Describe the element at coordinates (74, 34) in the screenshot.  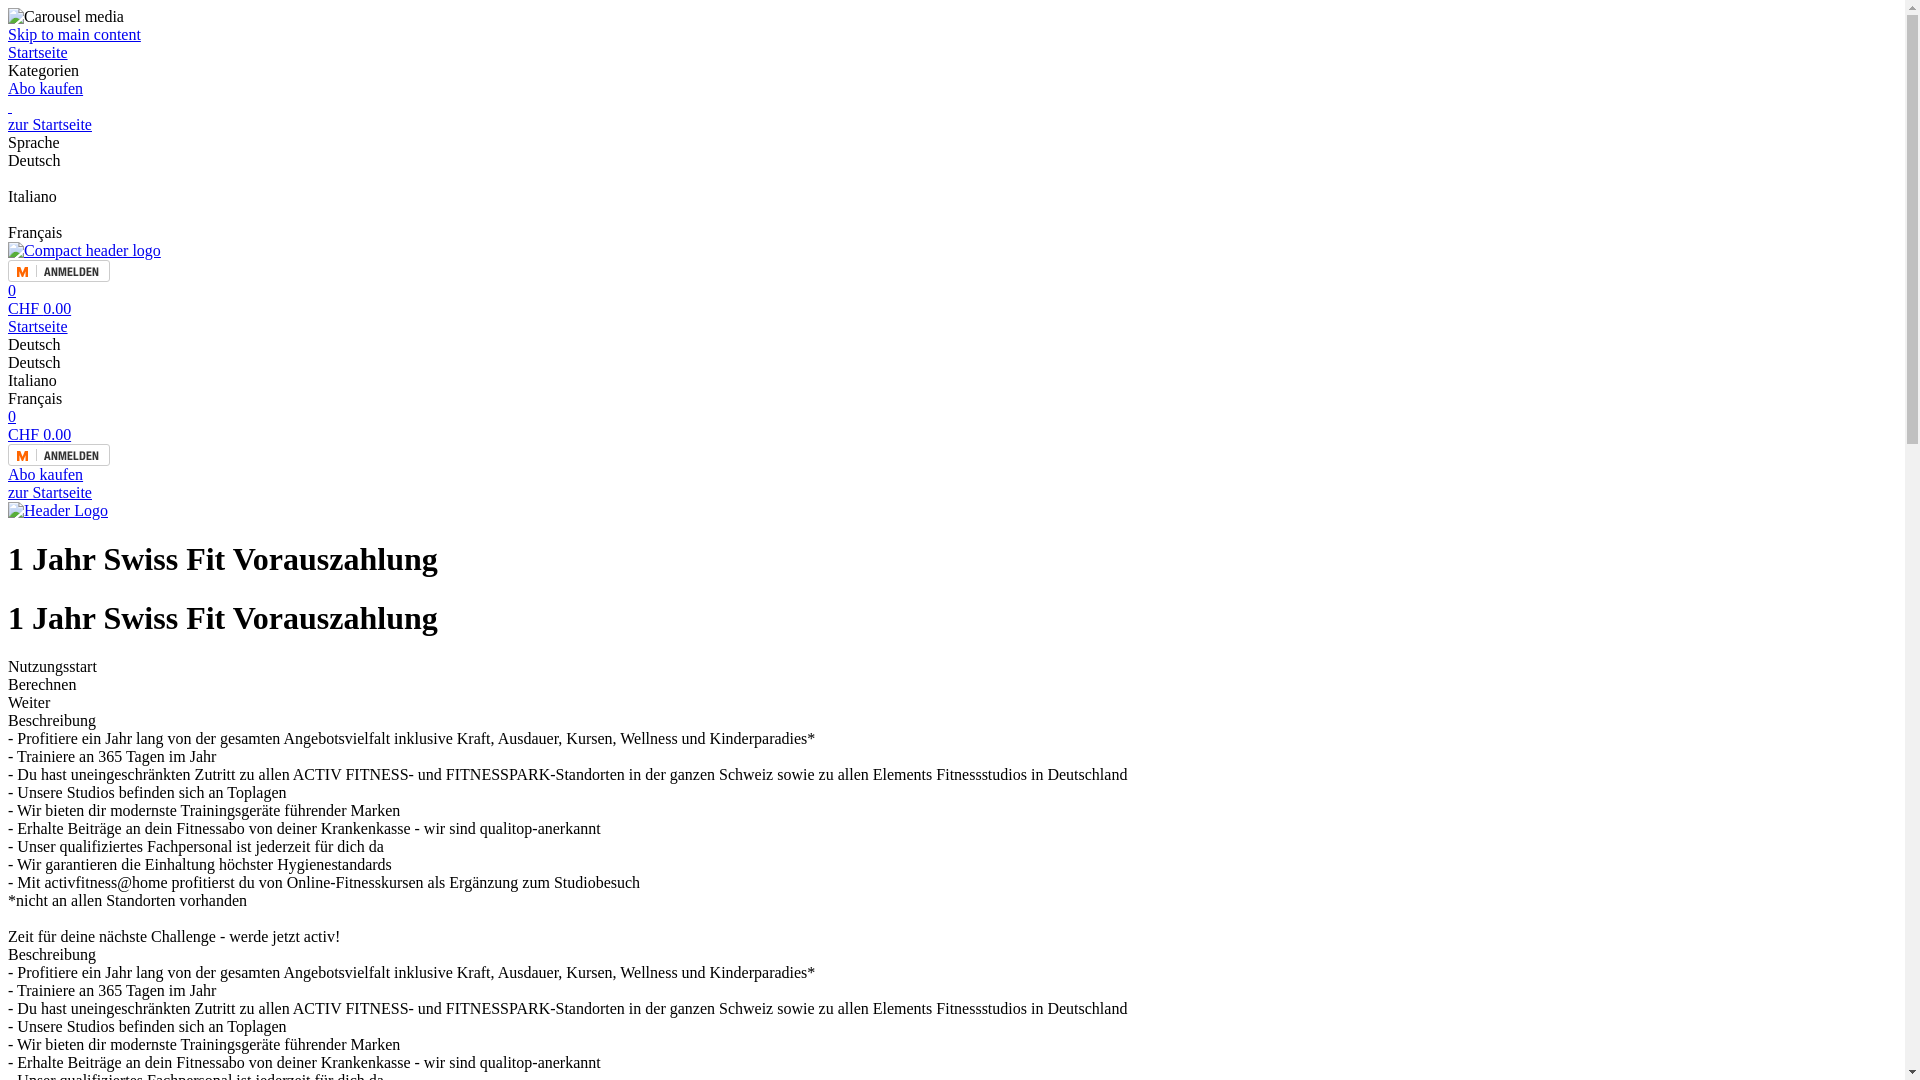
I see `'Skip to main content'` at that location.